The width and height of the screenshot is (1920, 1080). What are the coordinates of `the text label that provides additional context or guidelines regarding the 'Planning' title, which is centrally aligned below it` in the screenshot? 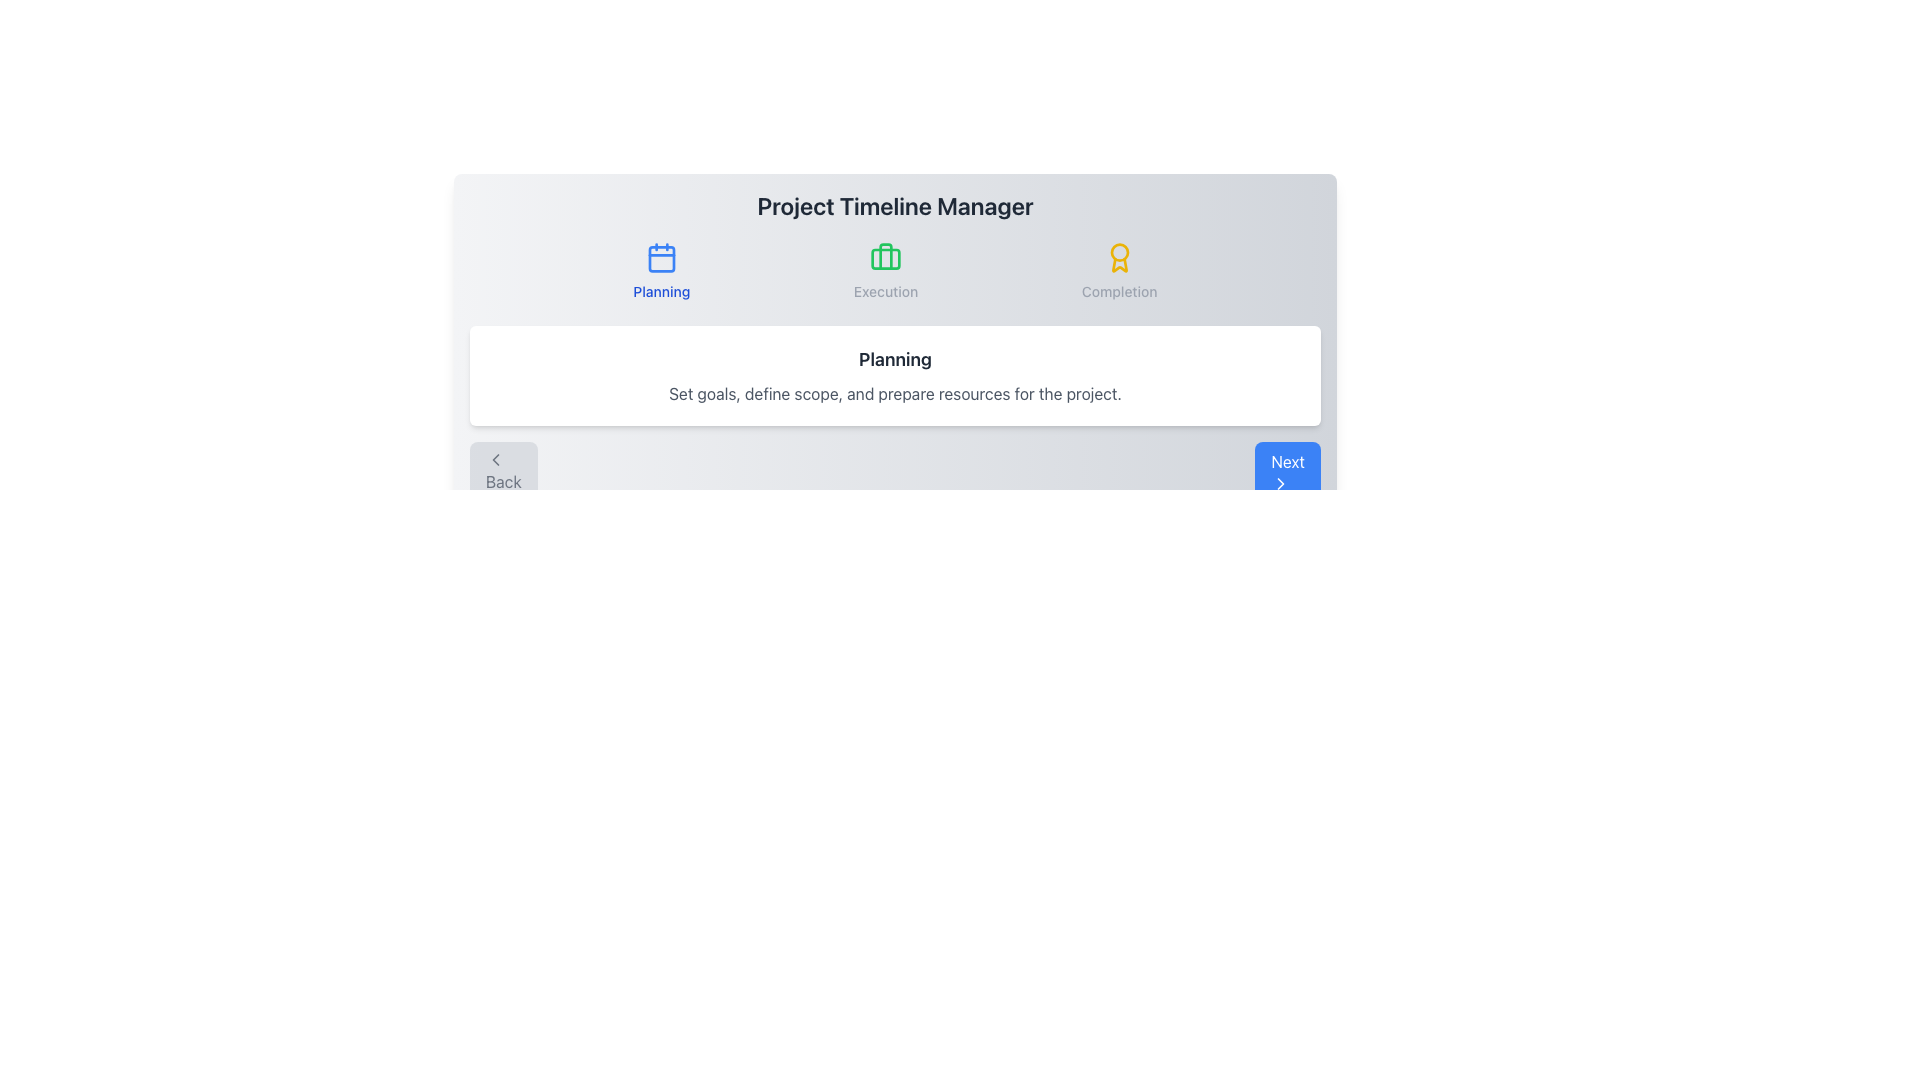 It's located at (894, 393).